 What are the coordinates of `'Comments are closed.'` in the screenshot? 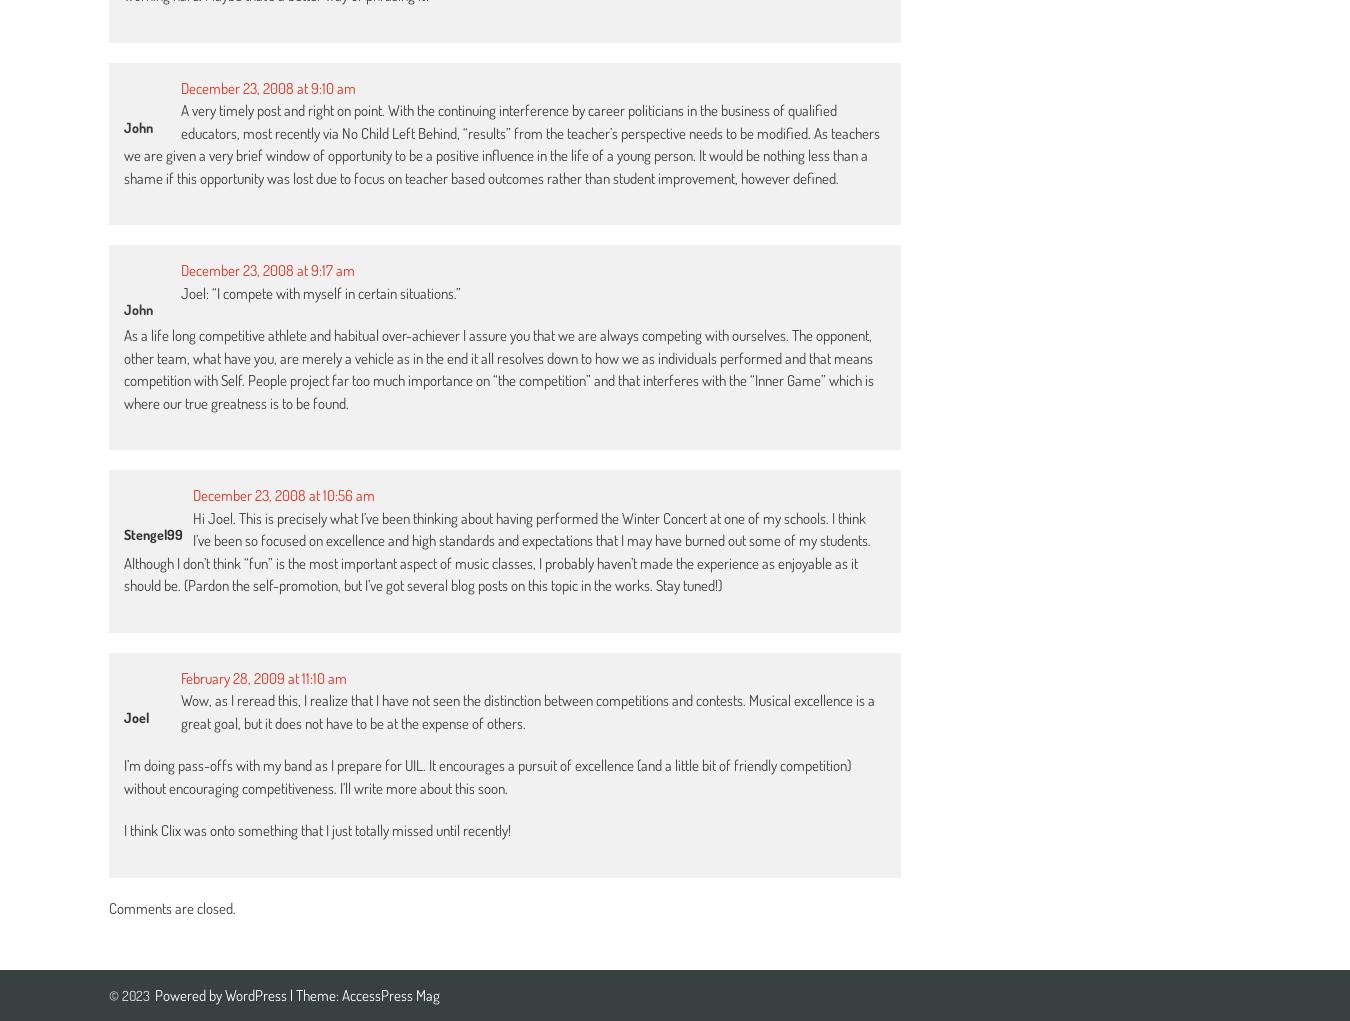 It's located at (172, 907).